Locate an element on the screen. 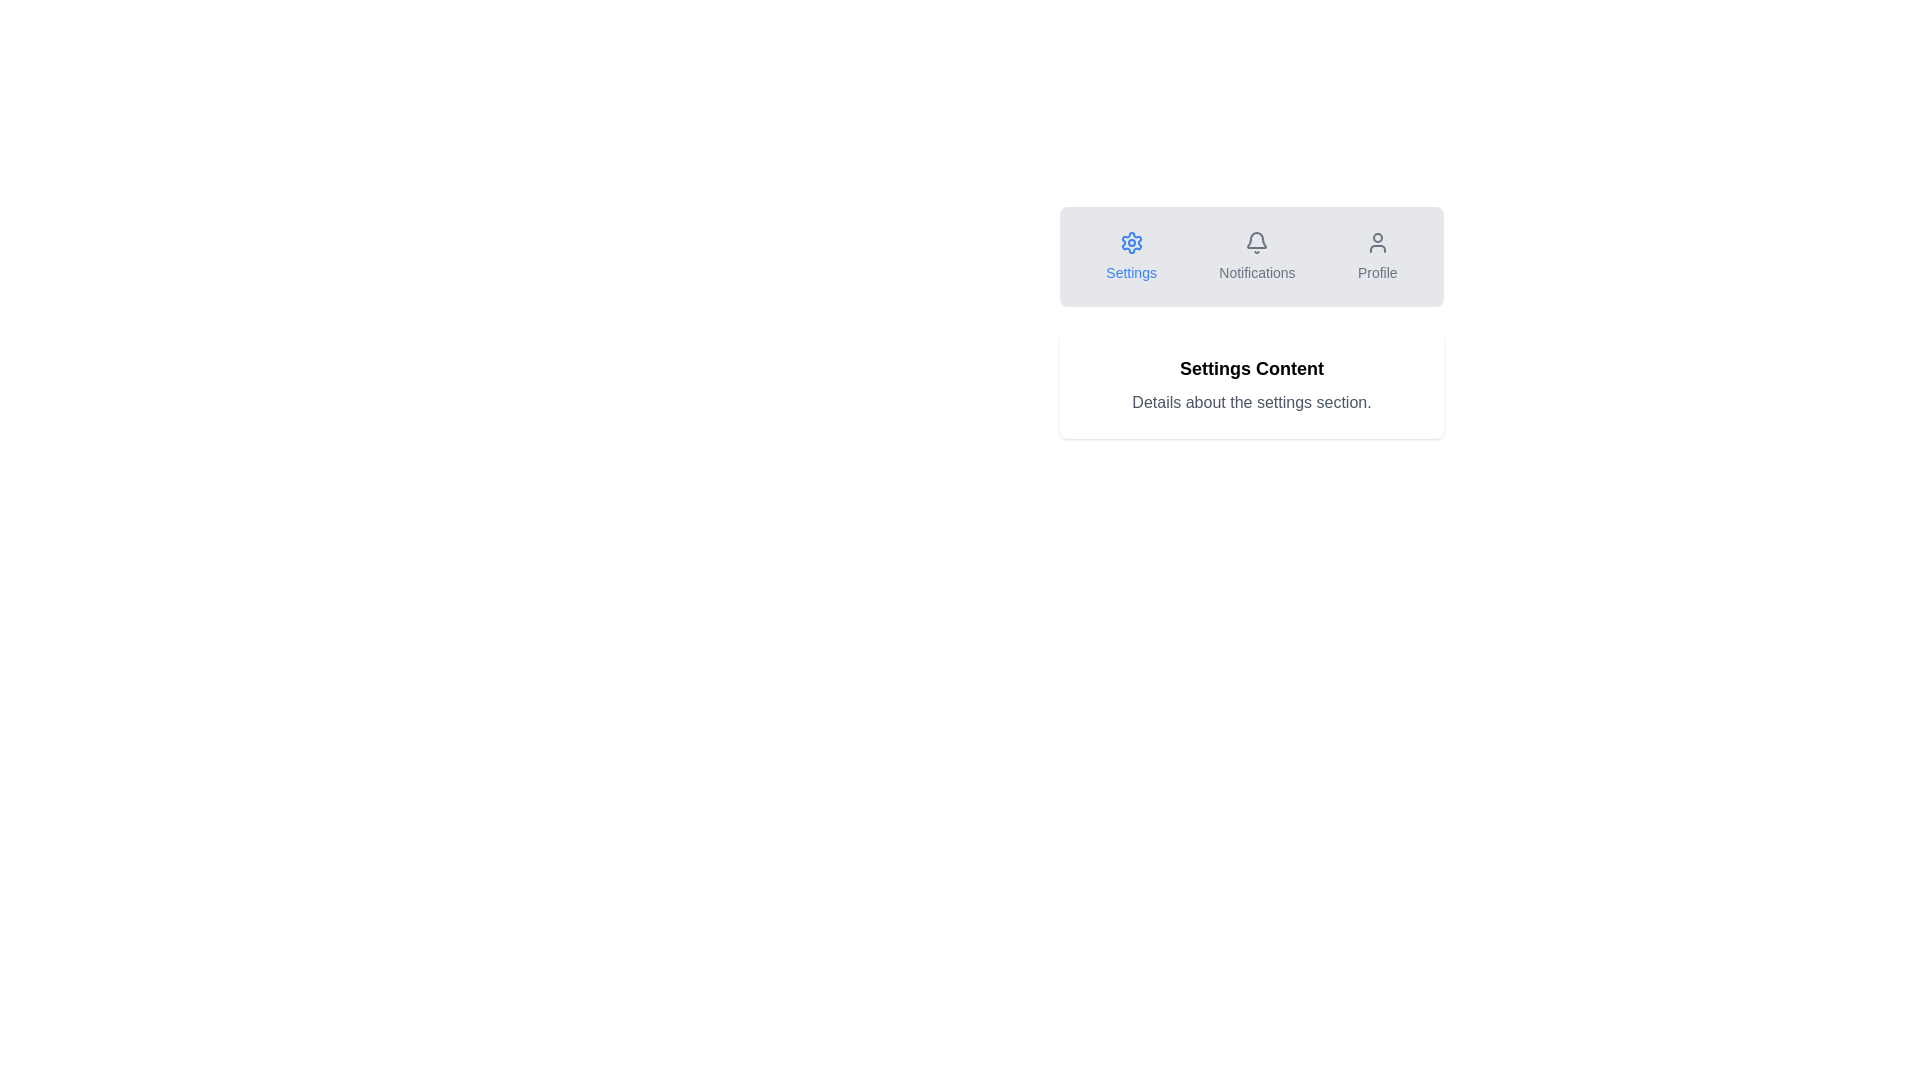  the Tab Navigation Bar located at the top of the interface is located at coordinates (1251, 256).